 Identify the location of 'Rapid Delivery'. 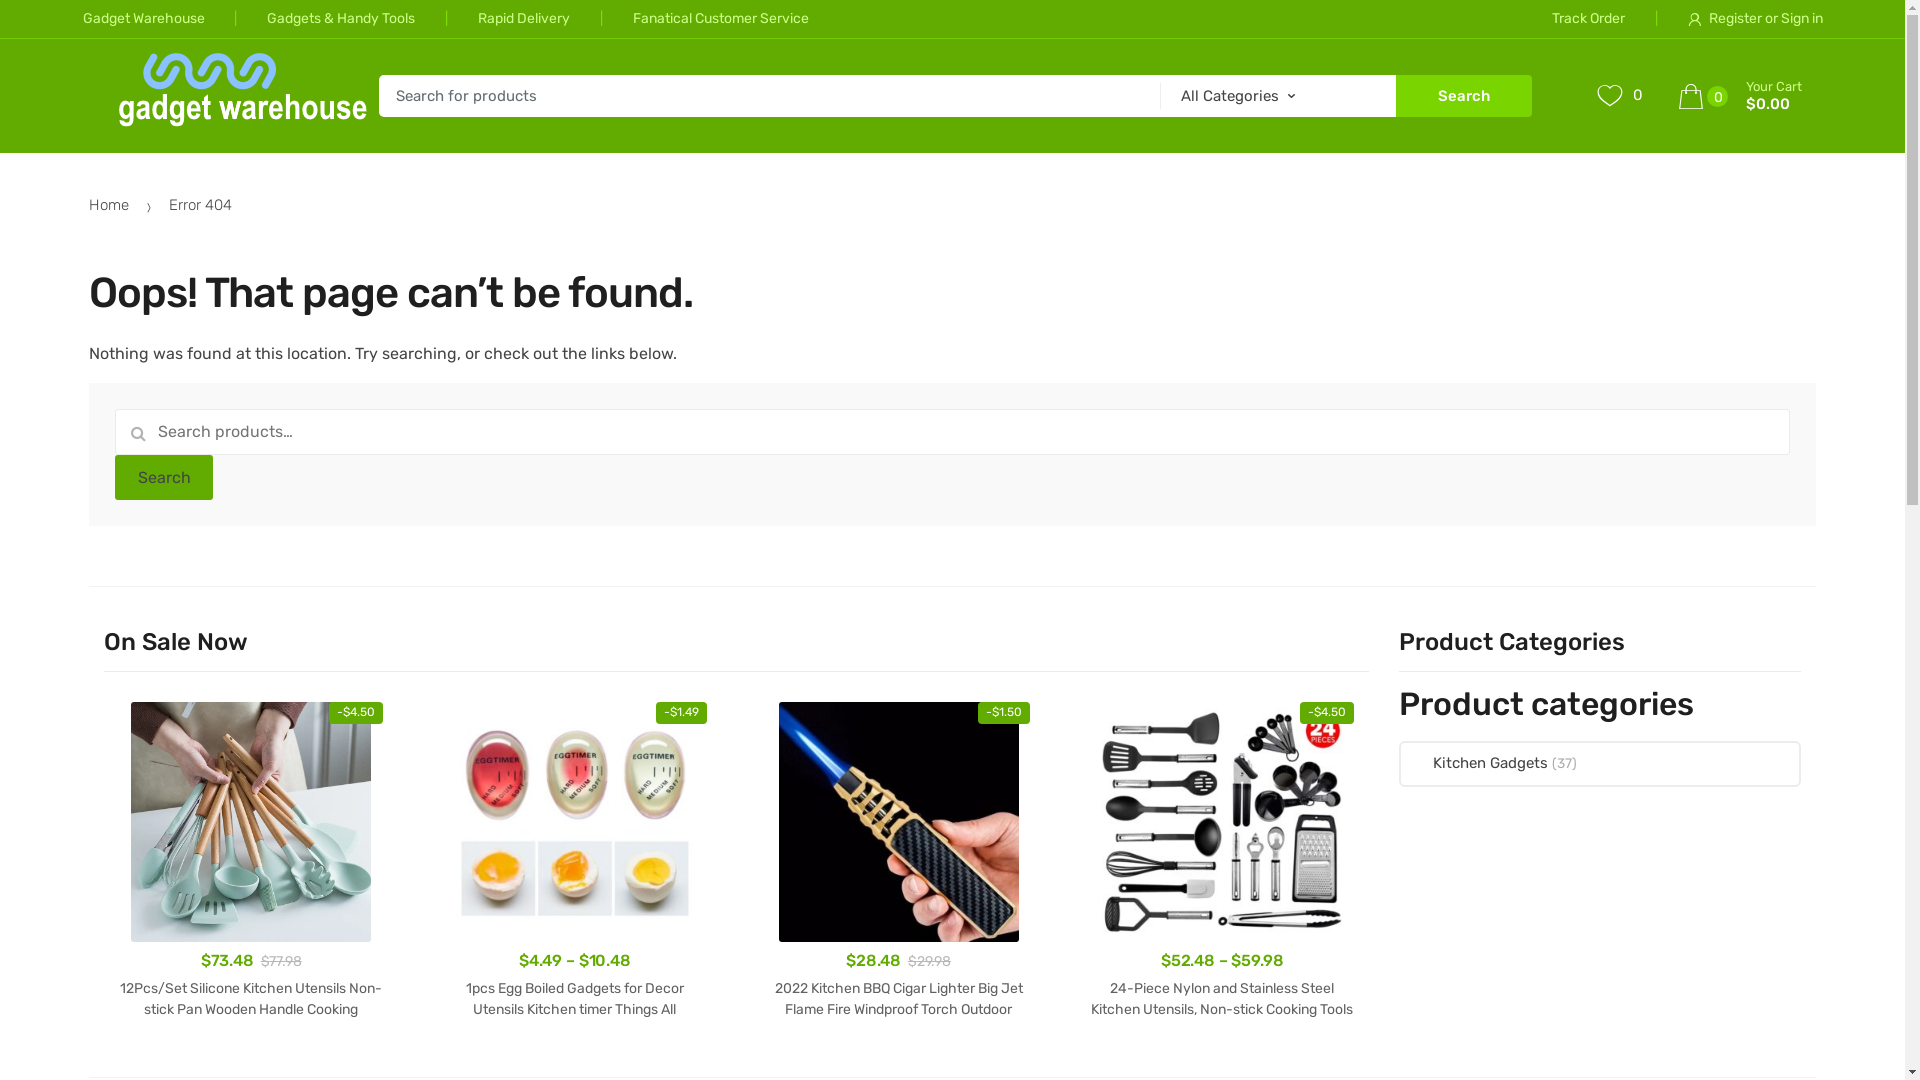
(492, 19).